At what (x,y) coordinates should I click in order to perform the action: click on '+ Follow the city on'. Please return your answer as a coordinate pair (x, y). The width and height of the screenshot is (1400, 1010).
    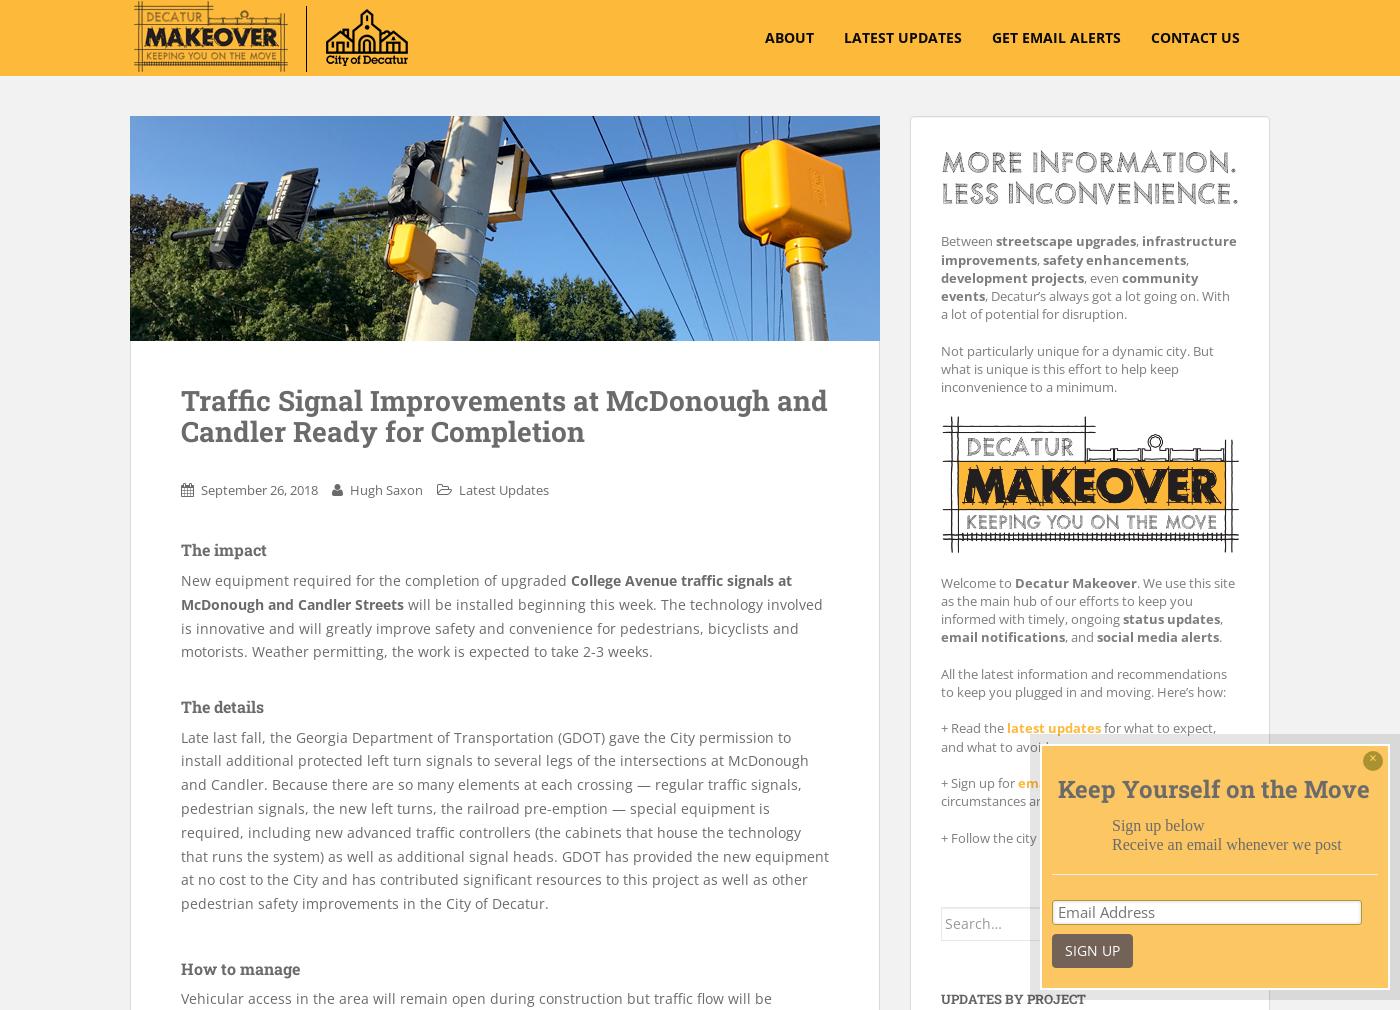
    Looking at the image, I should click on (1000, 836).